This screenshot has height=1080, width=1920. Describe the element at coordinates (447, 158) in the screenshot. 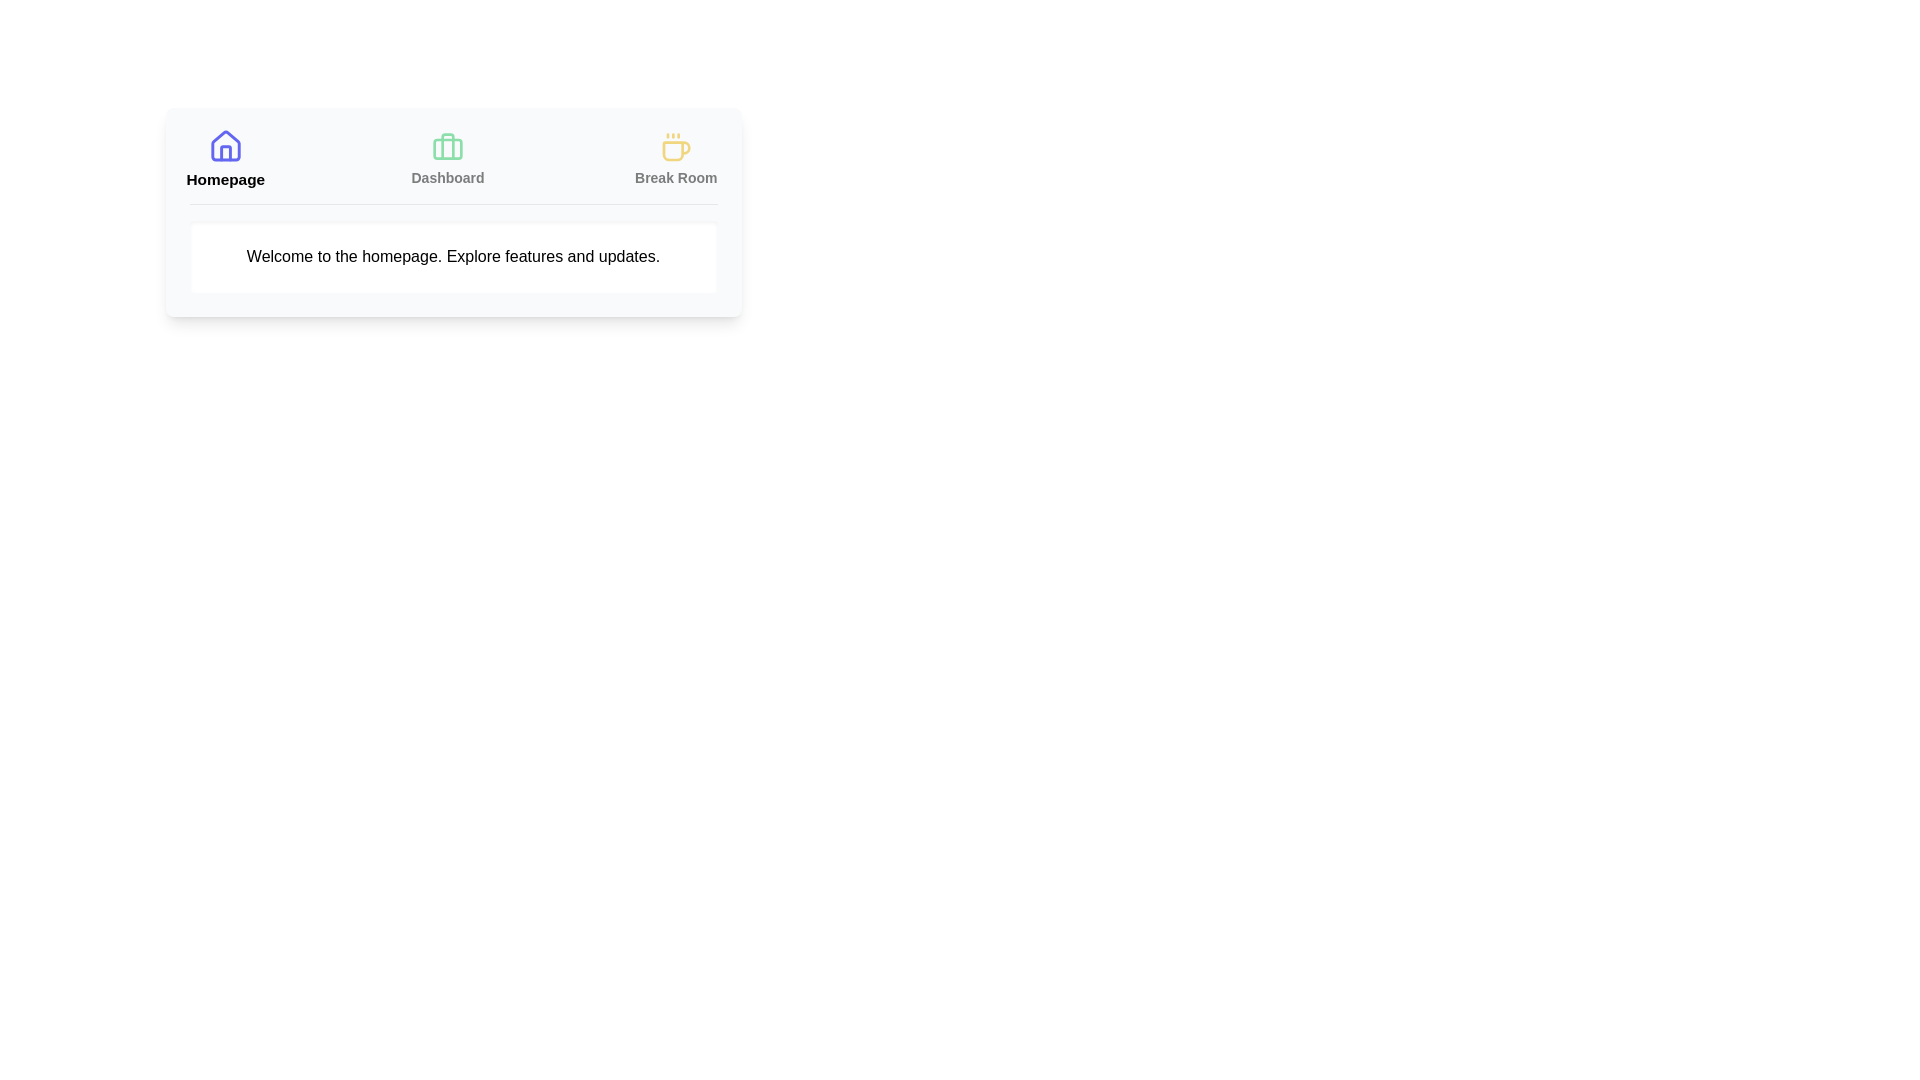

I see `the Dashboard tab by clicking its corresponding button` at that location.